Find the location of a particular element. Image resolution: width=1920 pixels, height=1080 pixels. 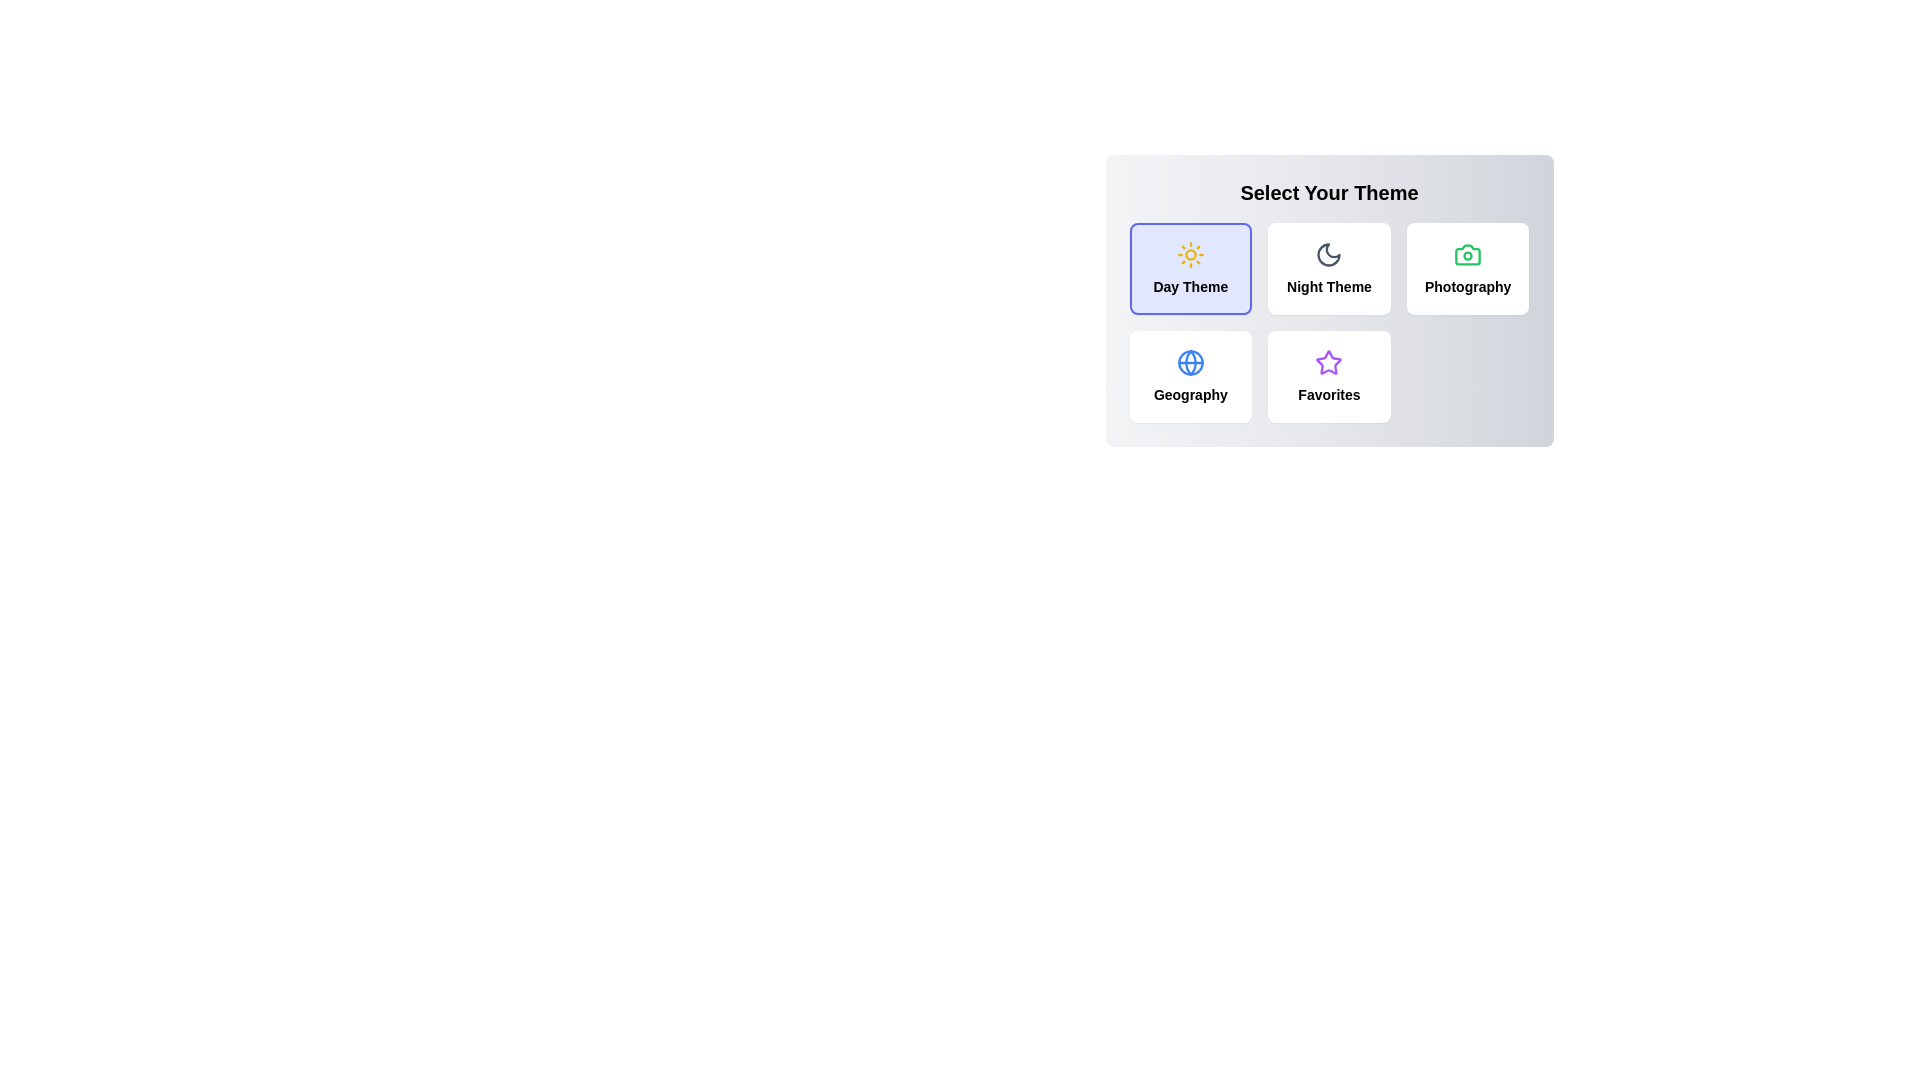

the 'Geography' button, which is a rectangular button with a blue globe icon above the label, located in the bottom-left position of a 3x2 grid is located at coordinates (1190, 377).